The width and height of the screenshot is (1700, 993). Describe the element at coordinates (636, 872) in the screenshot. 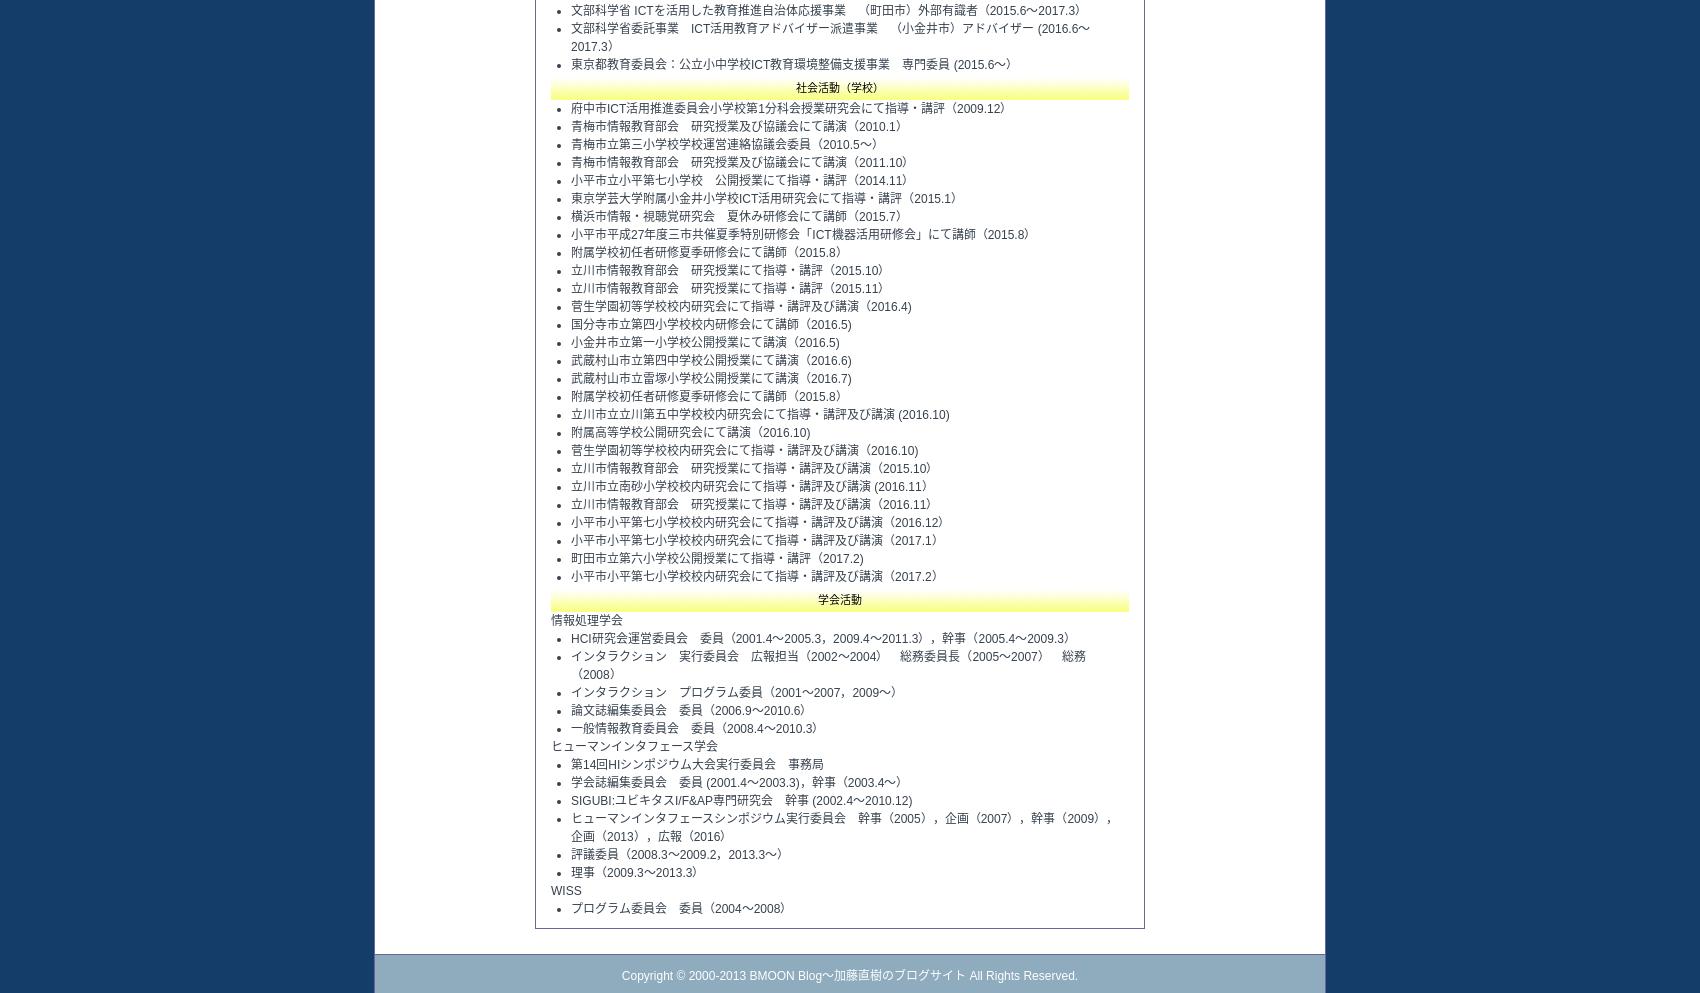

I see `'理事（2009.3～2013.3）'` at that location.